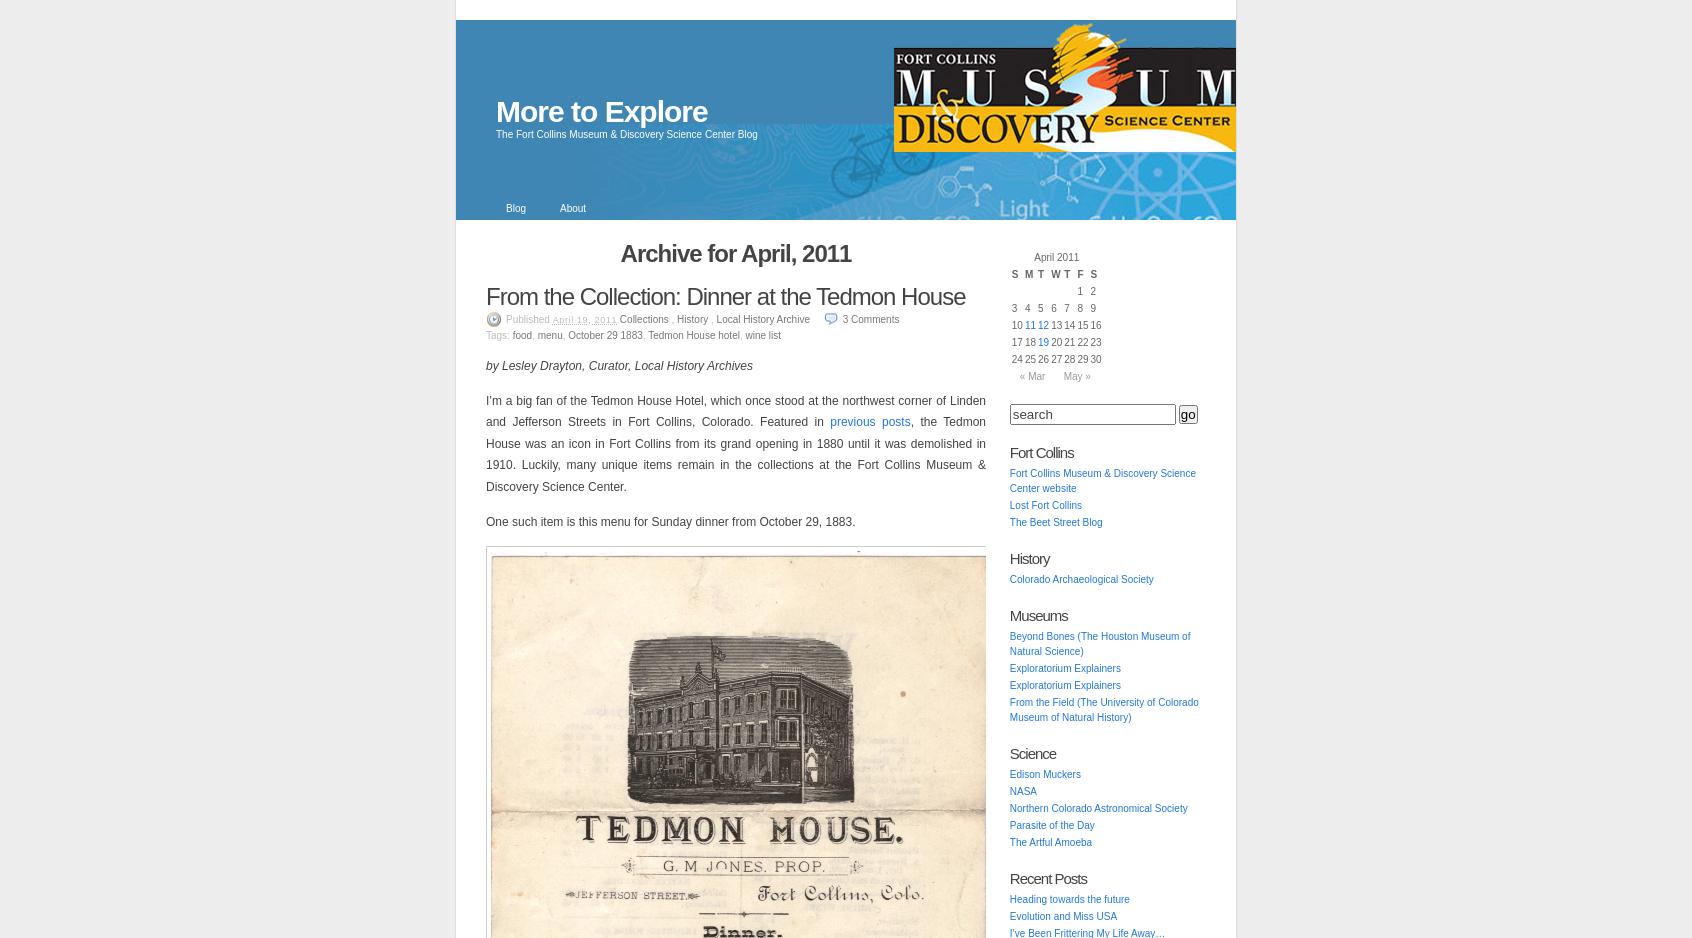 This screenshot has height=938, width=1692. Describe the element at coordinates (1069, 899) in the screenshot. I see `'Heading towards the future'` at that location.